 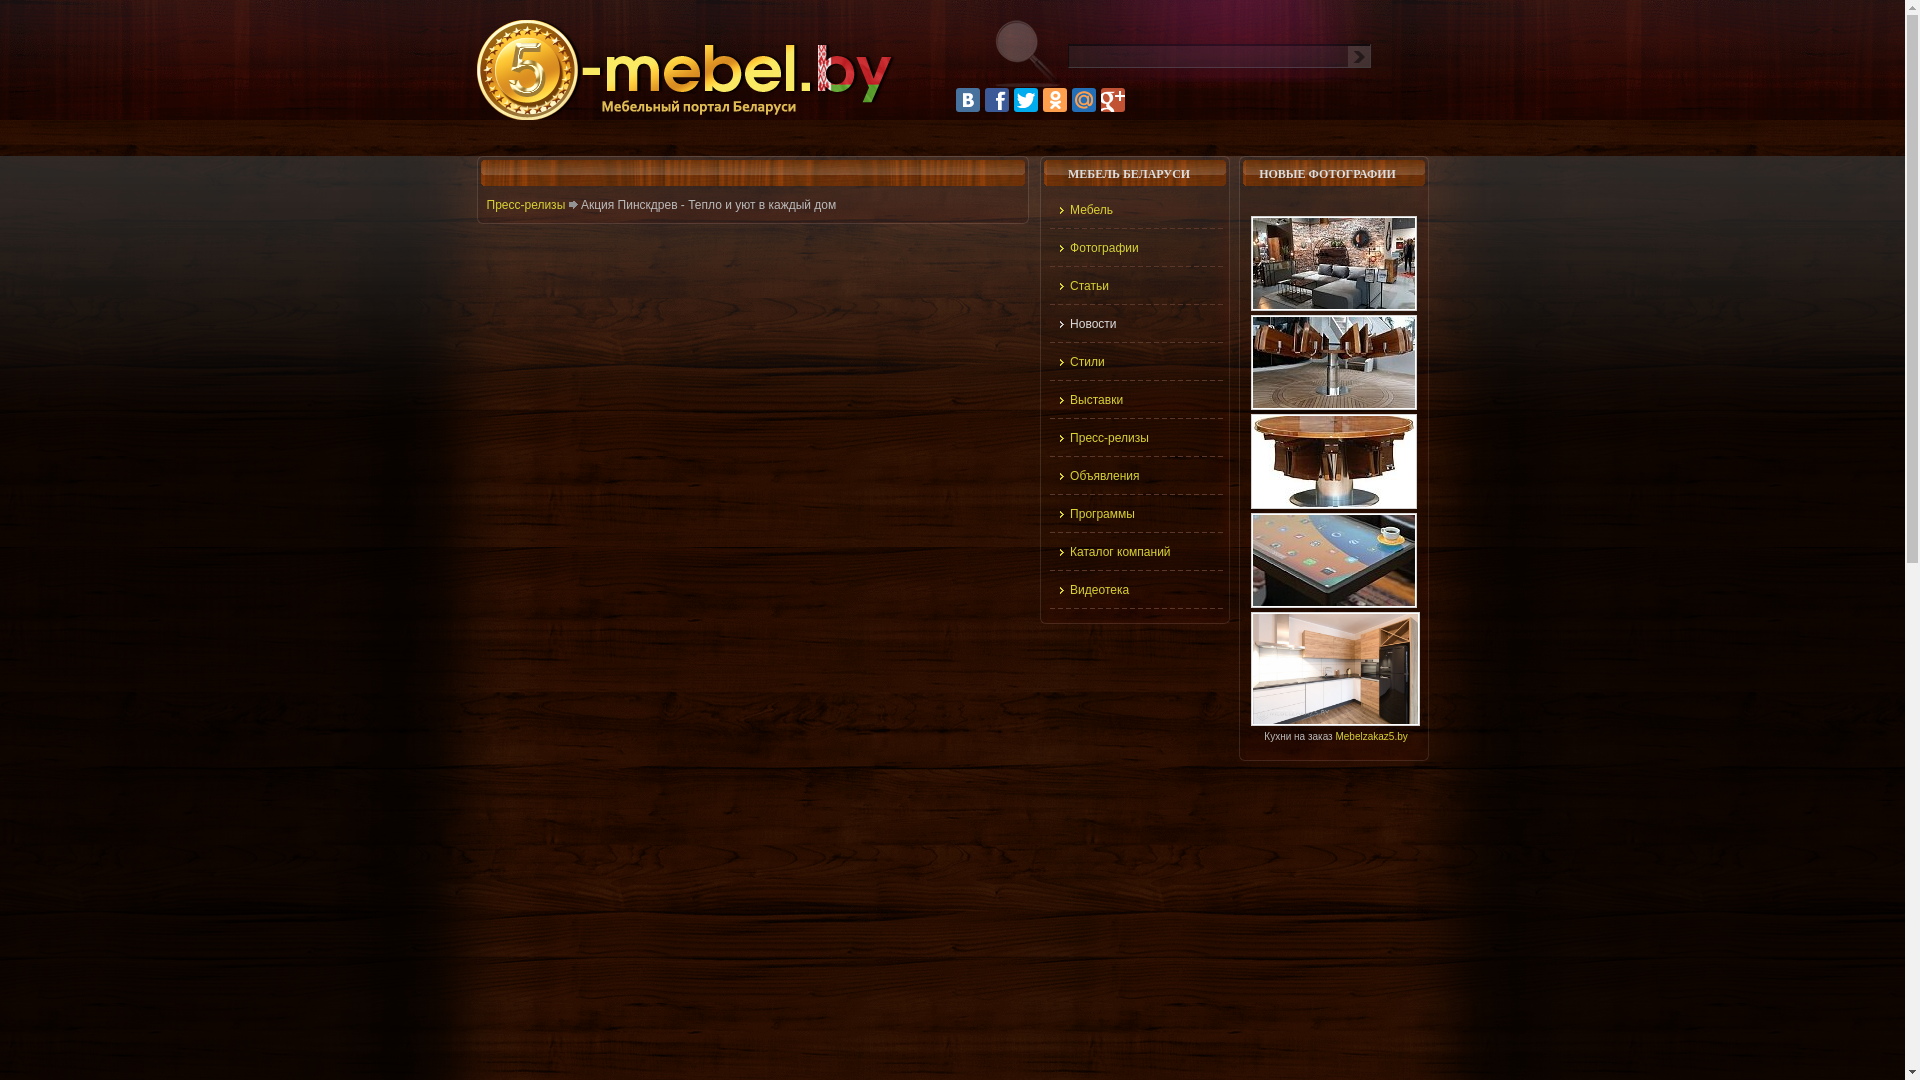 I want to click on 'Twitter', so click(x=1026, y=100).